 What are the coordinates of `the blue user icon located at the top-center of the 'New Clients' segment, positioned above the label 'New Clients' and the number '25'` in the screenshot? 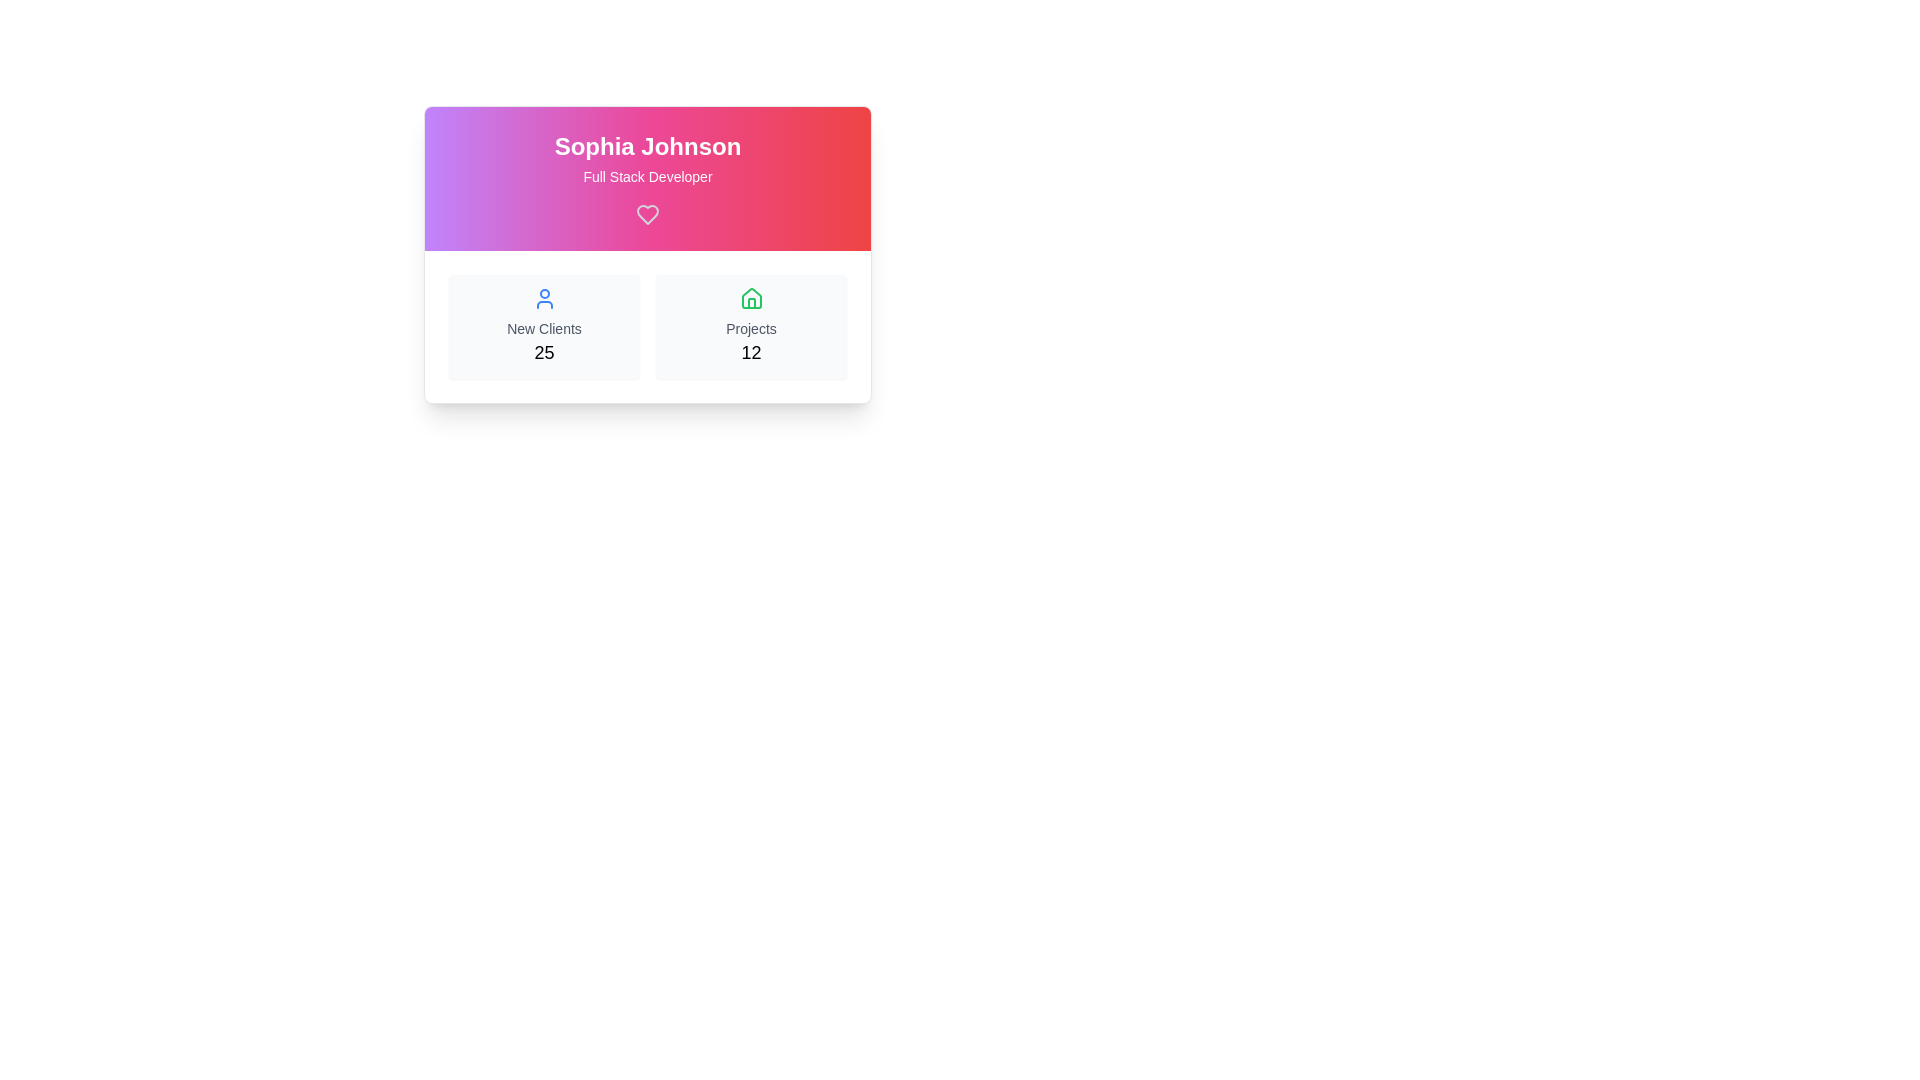 It's located at (544, 299).